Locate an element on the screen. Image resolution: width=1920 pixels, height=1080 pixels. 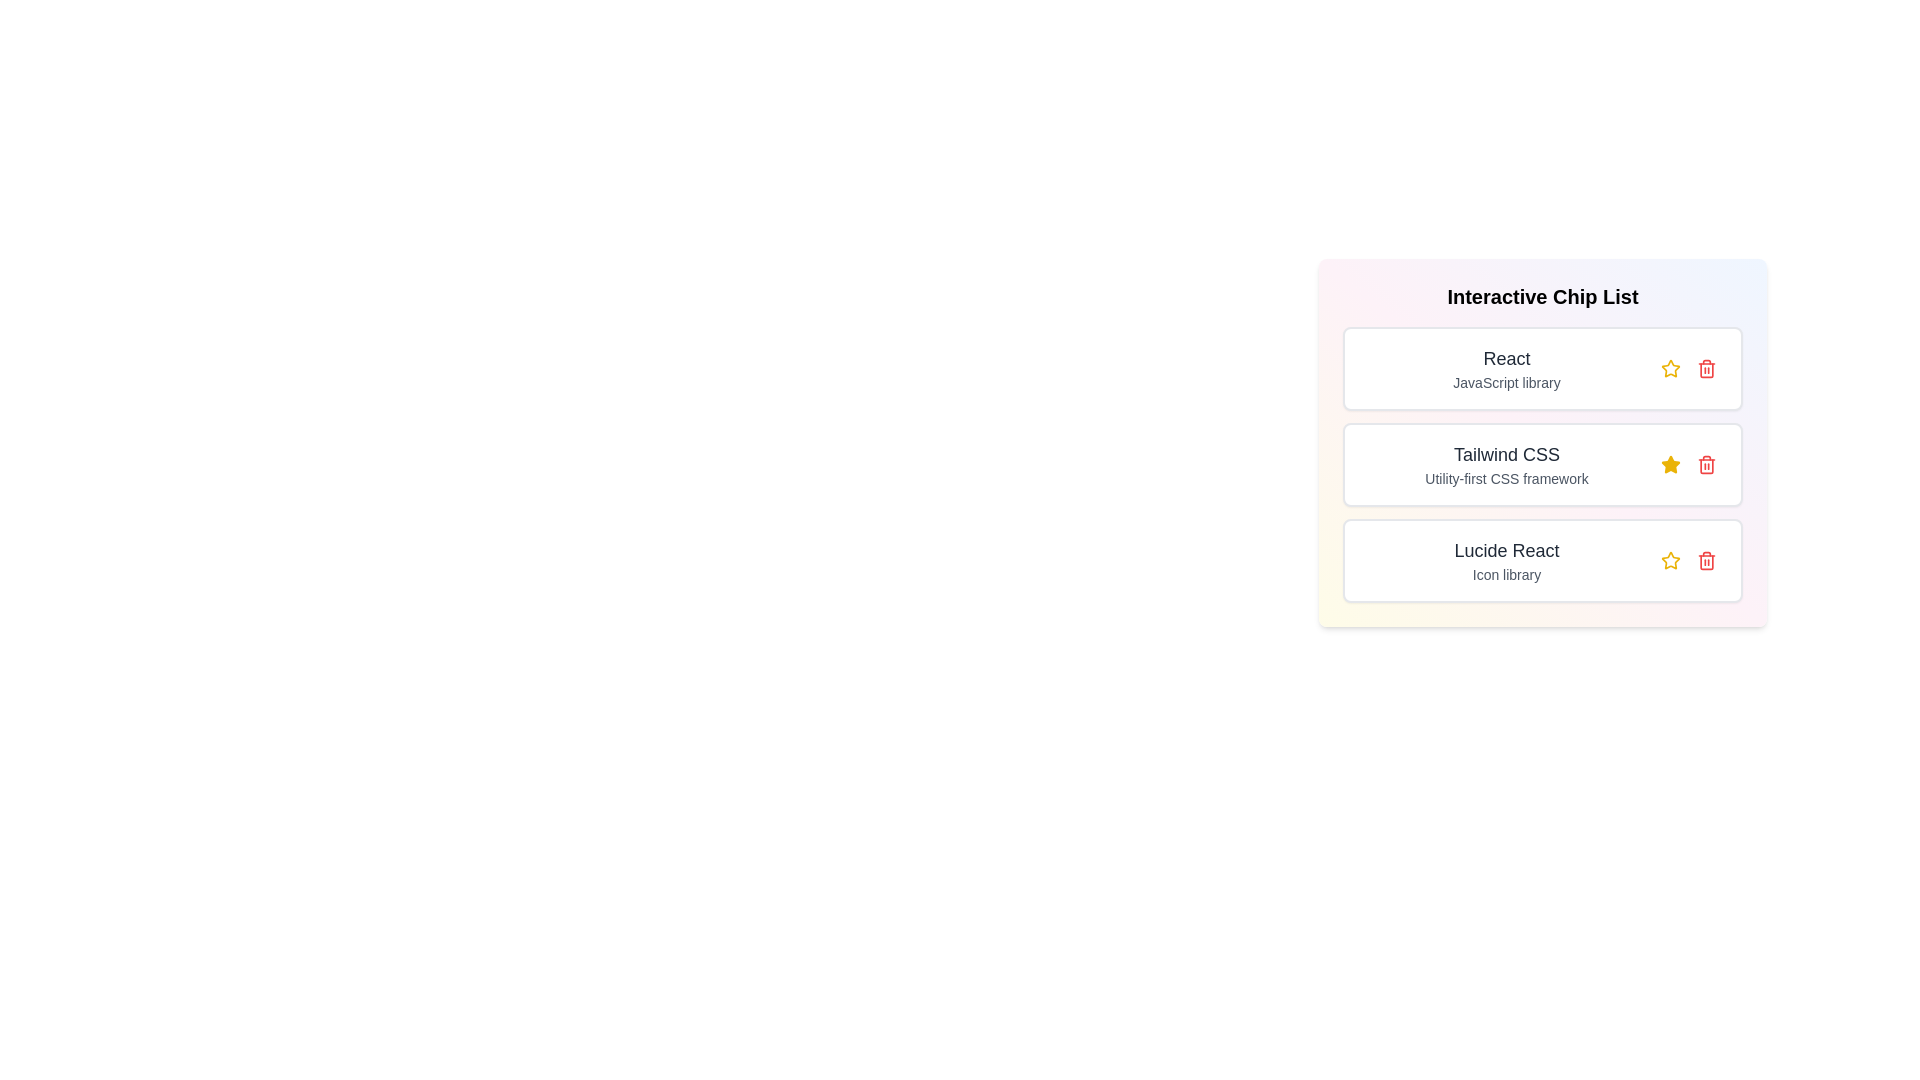
the list item labeled 'React' to observe the hover effect is located at coordinates (1541, 369).